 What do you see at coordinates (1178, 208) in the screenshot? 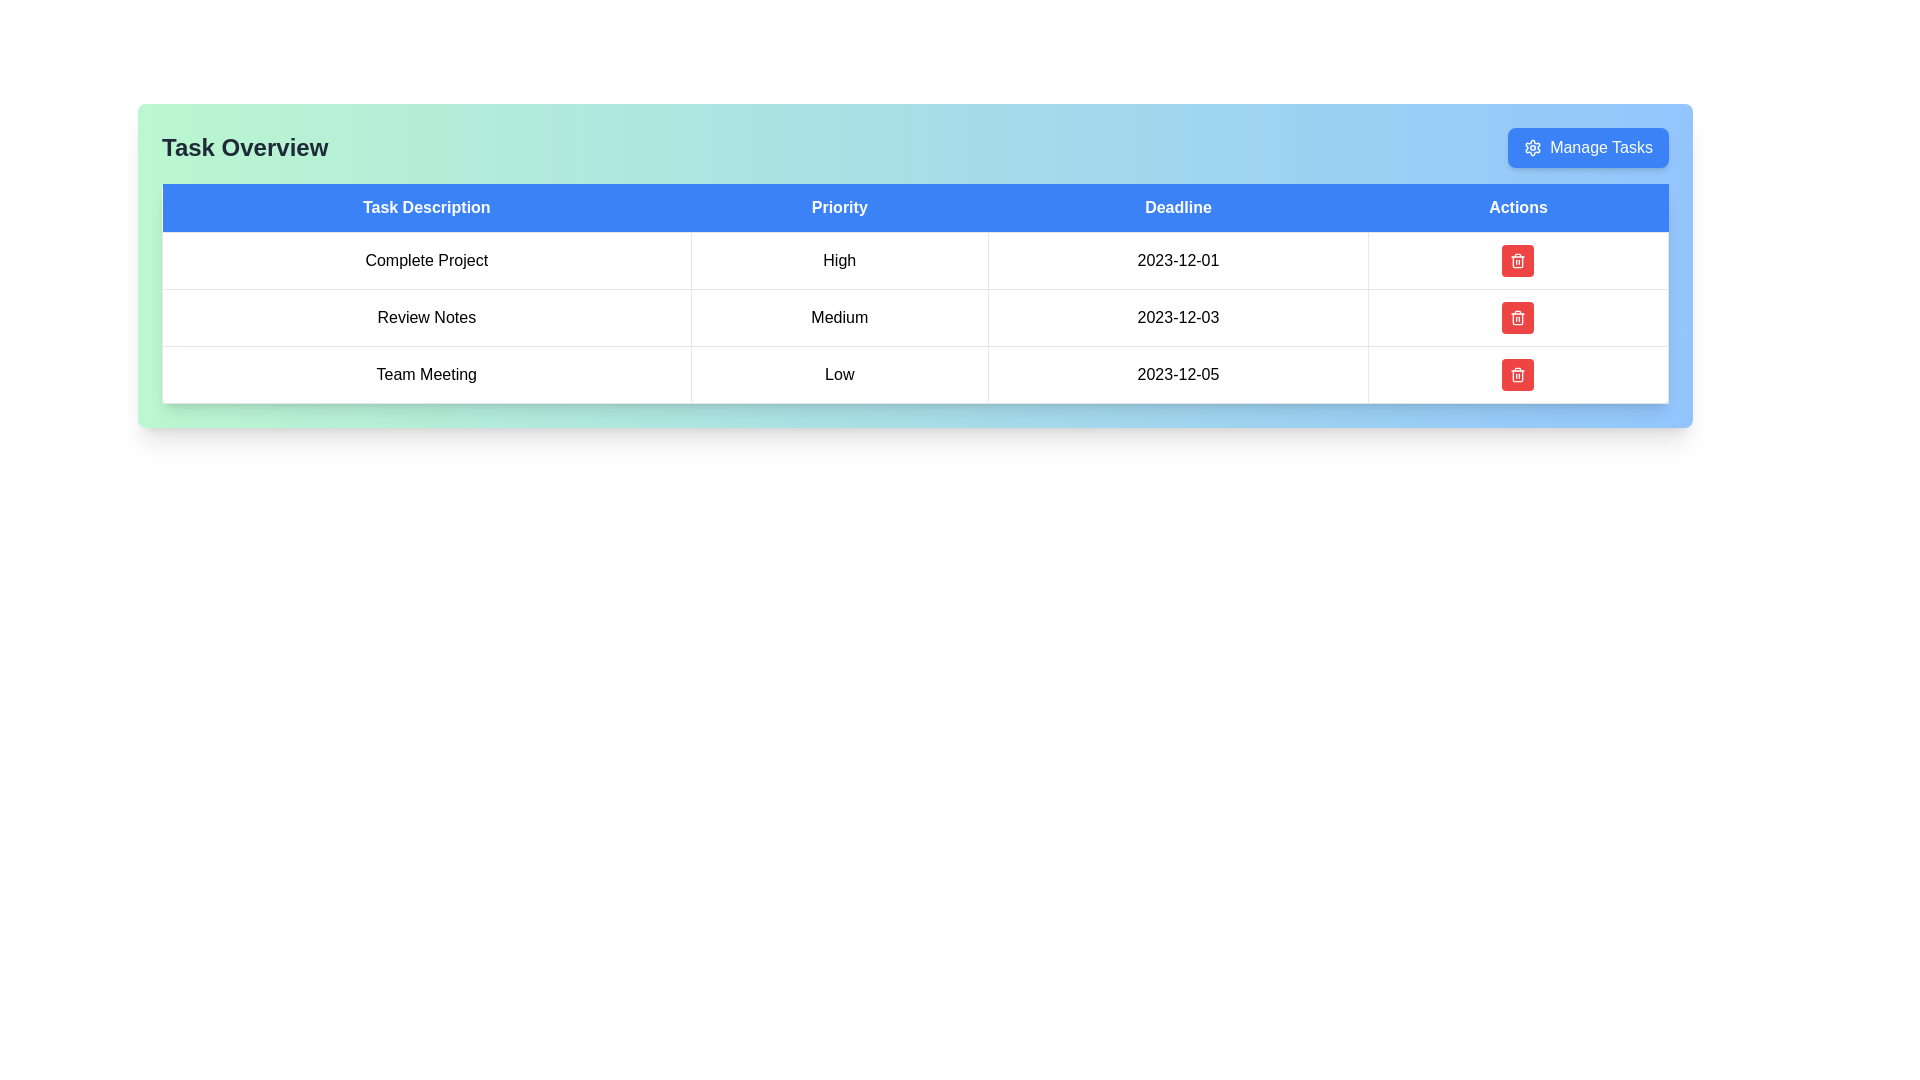
I see `the Table Header Cell displaying 'Deadline', which is the third cell from the left in the header row of a table, located between 'Priority' and 'Actions'` at bounding box center [1178, 208].